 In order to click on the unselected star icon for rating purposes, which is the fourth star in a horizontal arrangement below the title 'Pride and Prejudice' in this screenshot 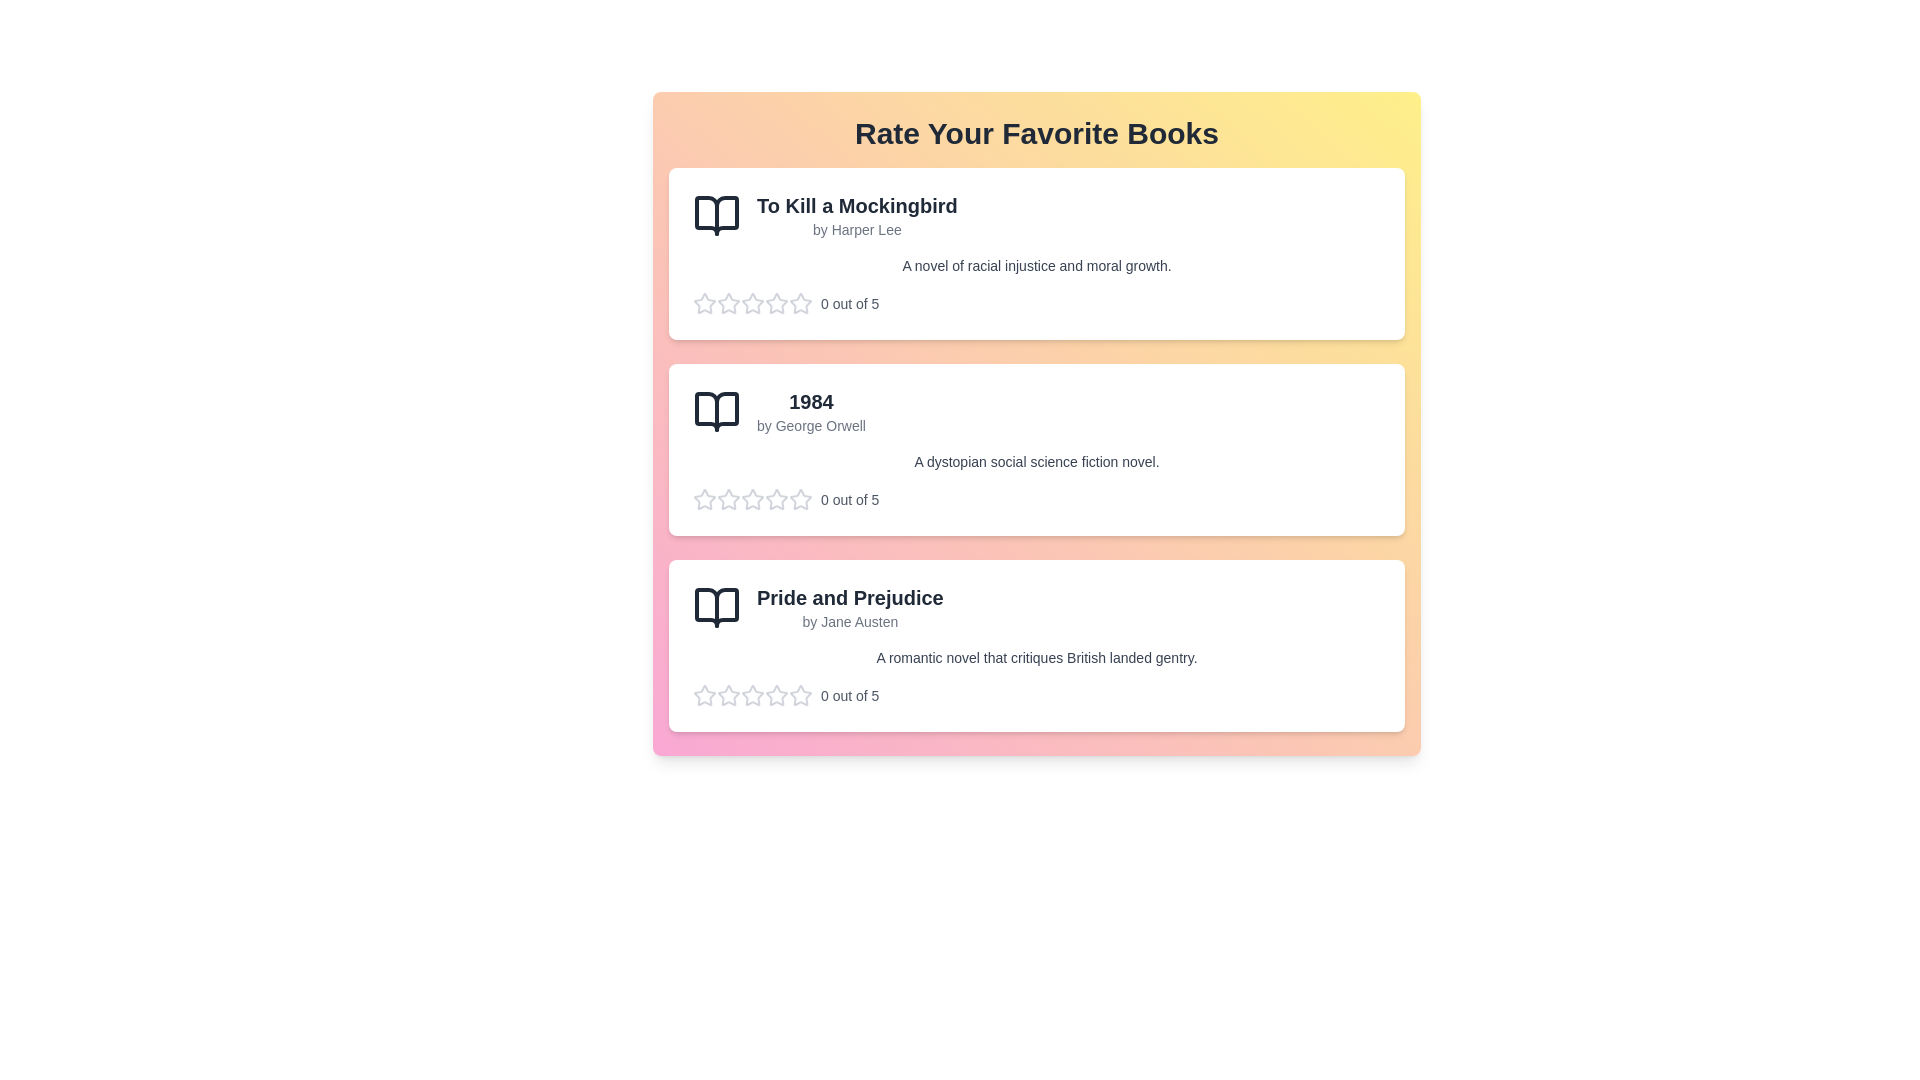, I will do `click(752, 694)`.